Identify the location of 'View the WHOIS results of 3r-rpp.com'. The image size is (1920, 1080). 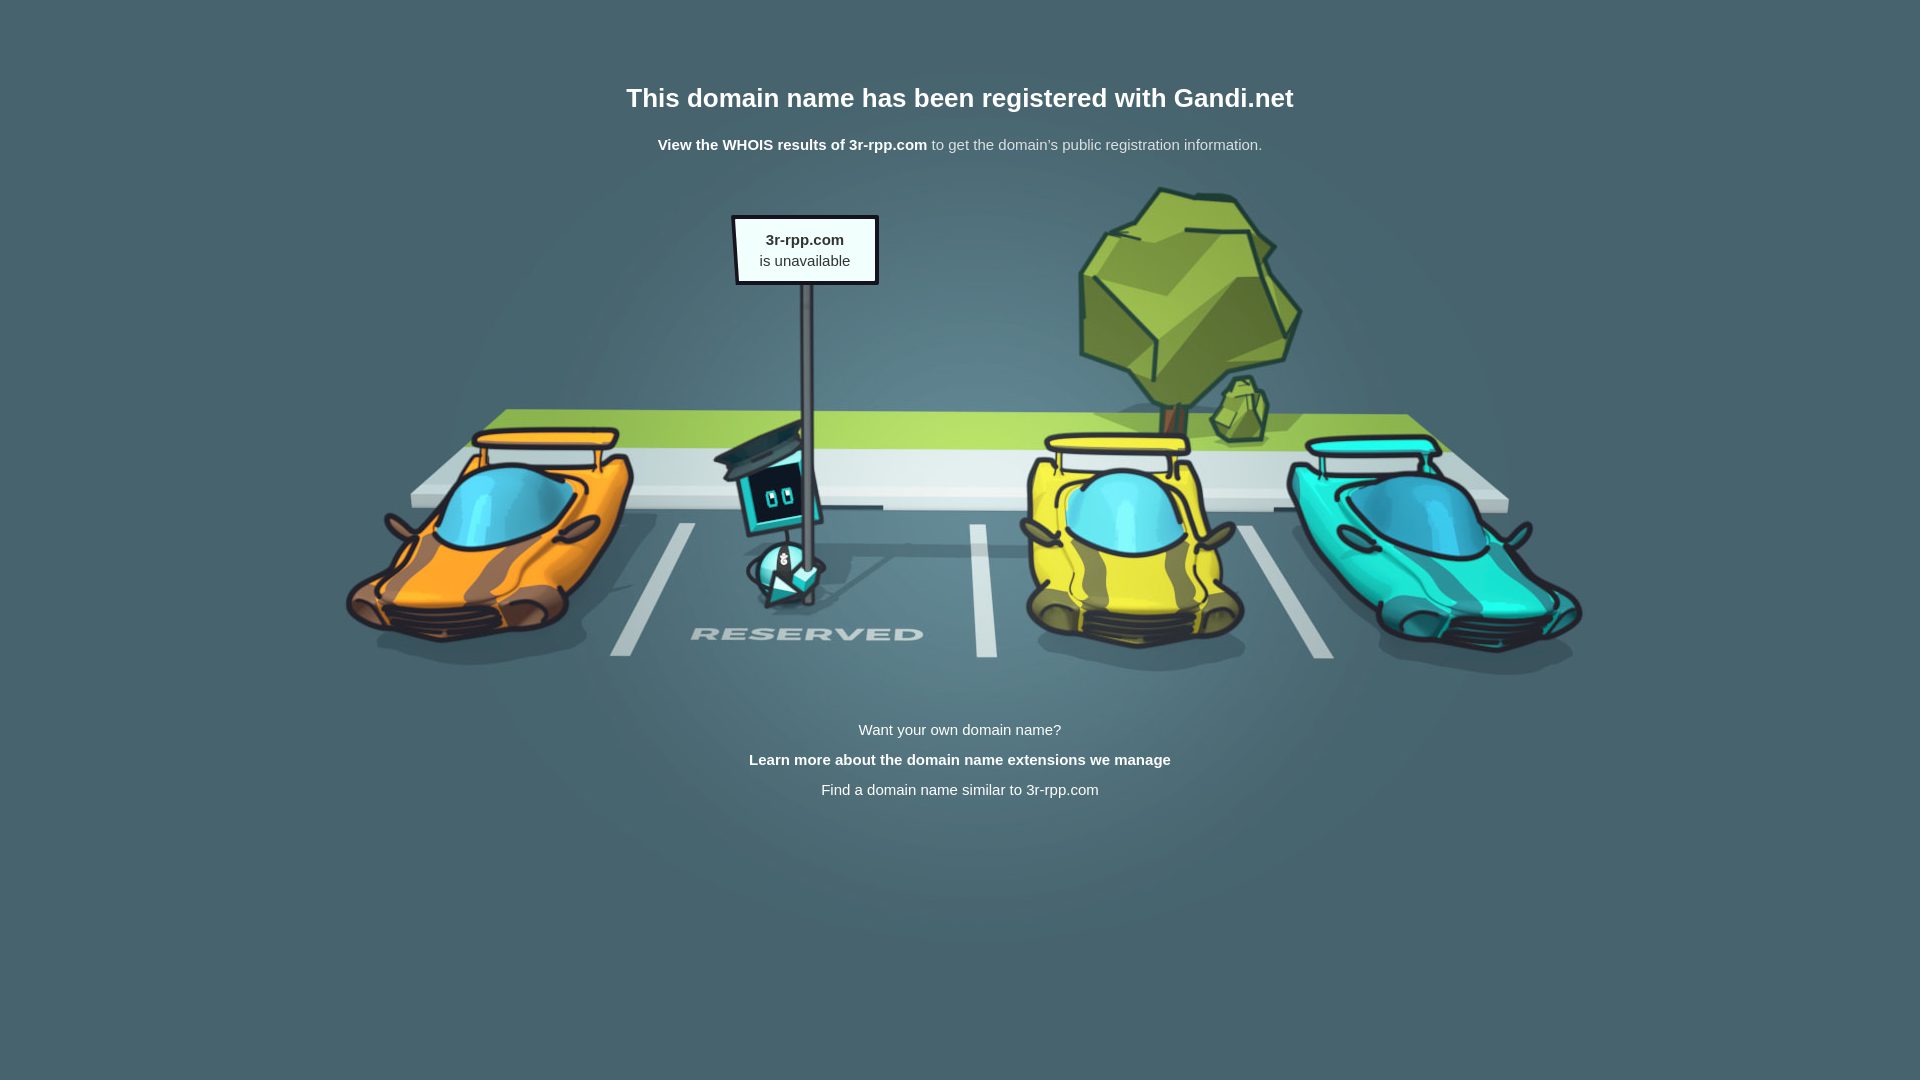
(791, 143).